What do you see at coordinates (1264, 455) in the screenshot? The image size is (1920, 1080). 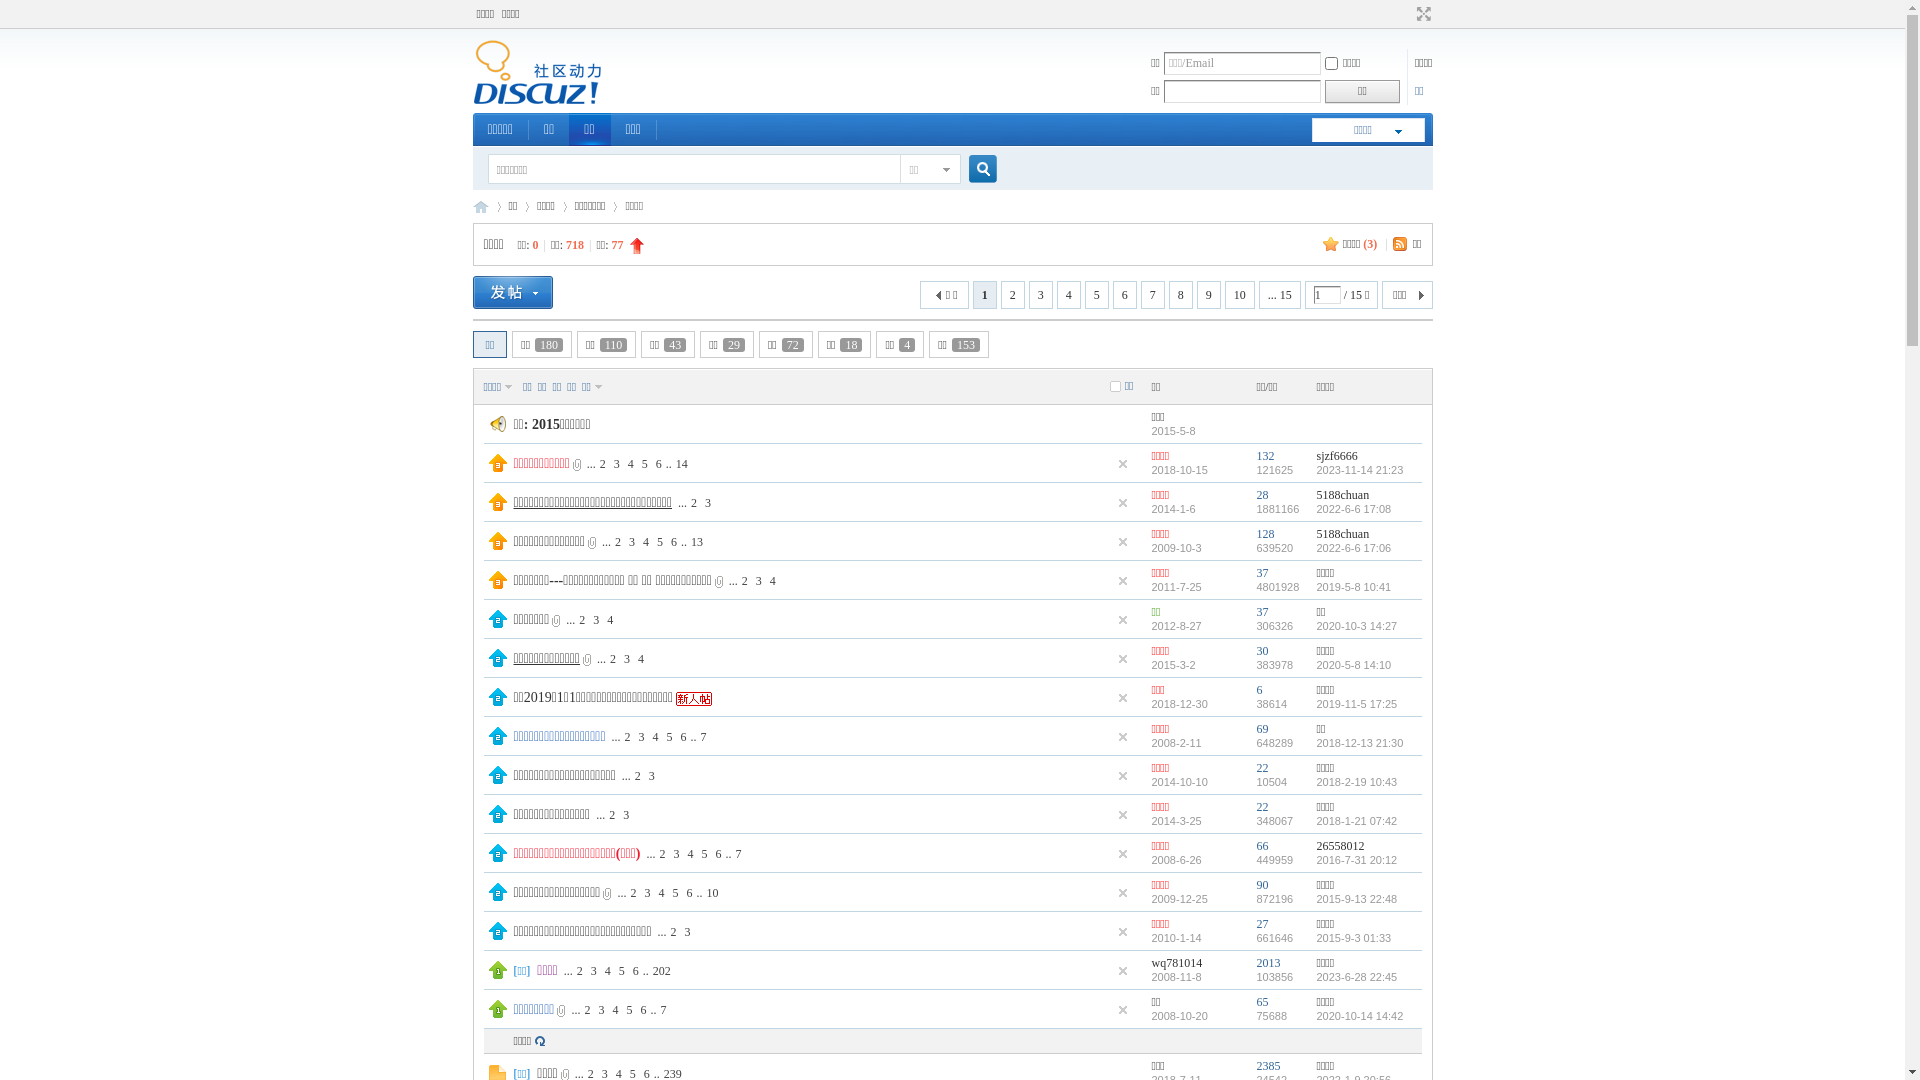 I see `'132'` at bounding box center [1264, 455].